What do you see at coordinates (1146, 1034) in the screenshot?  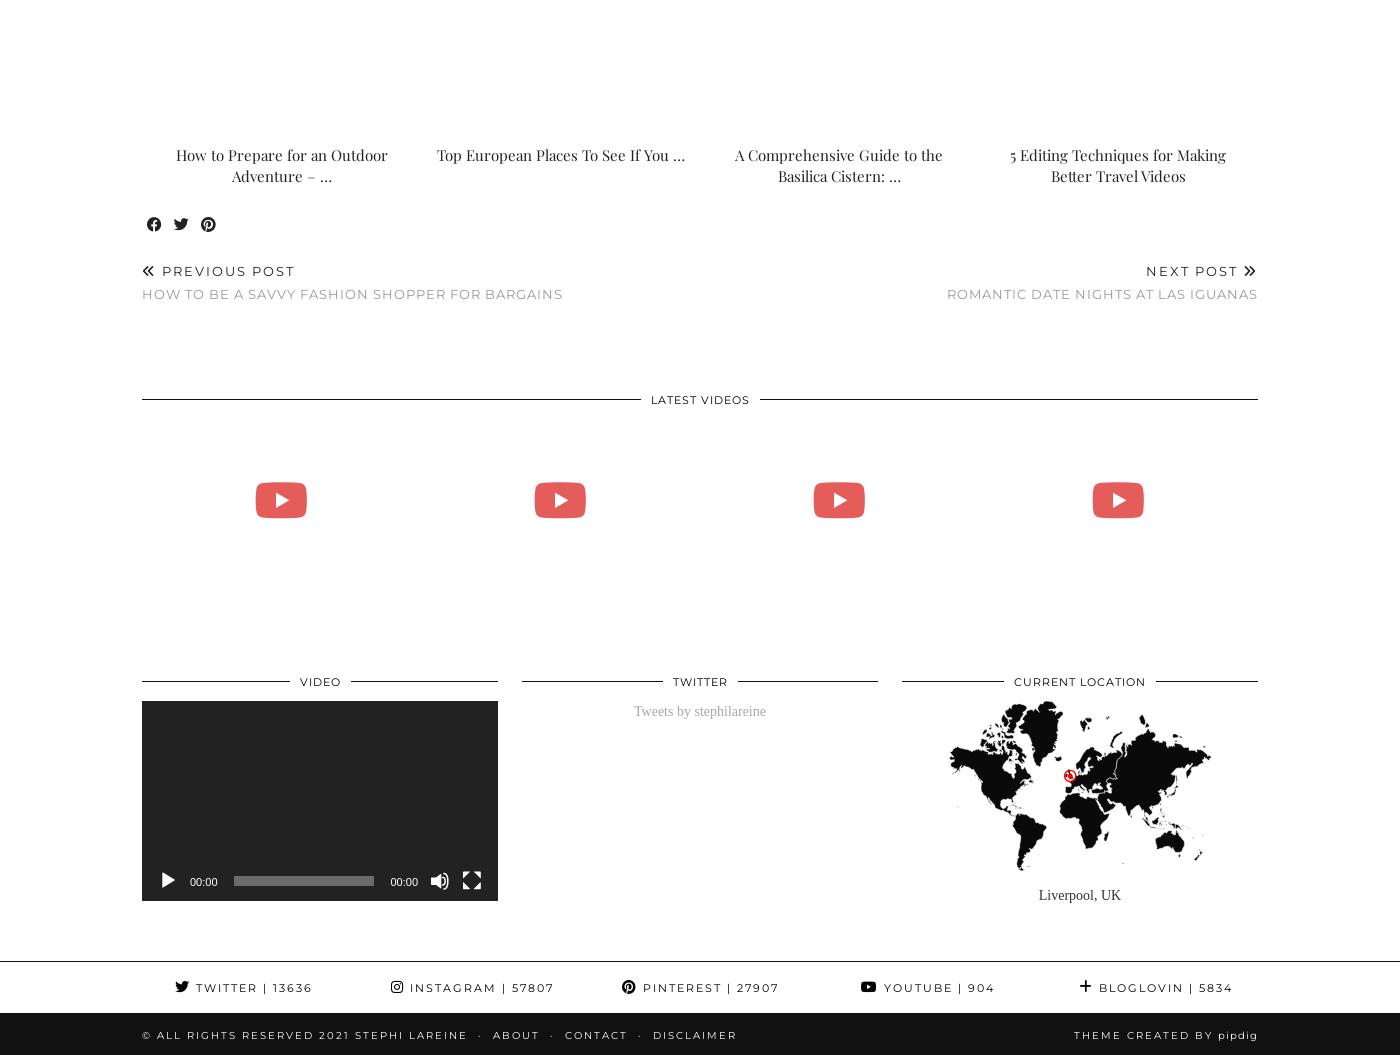 I see `'Theme Created by'` at bounding box center [1146, 1034].